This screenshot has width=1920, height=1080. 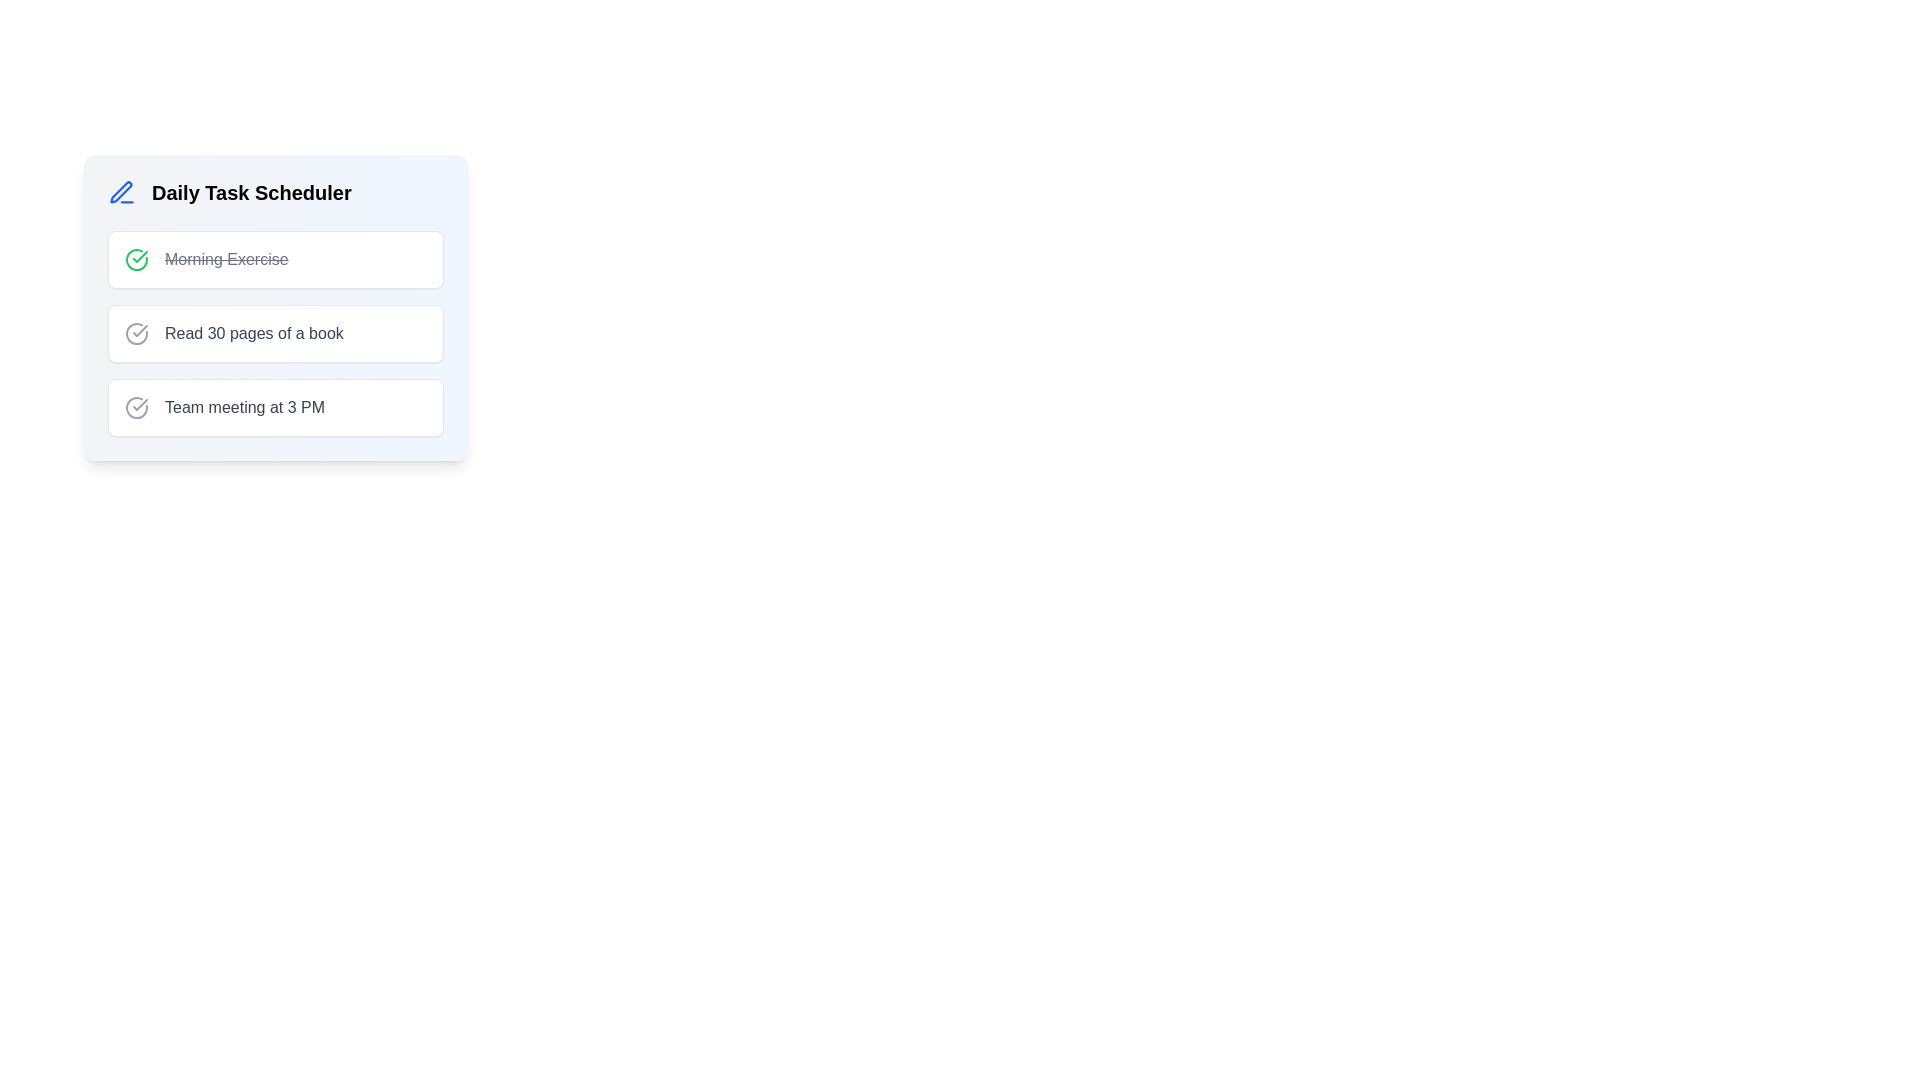 What do you see at coordinates (136, 258) in the screenshot?
I see `the green circular checkmark icon associated with the 'Morning Exercise' task in the 'Daily Task Scheduler' section to interact with it` at bounding box center [136, 258].